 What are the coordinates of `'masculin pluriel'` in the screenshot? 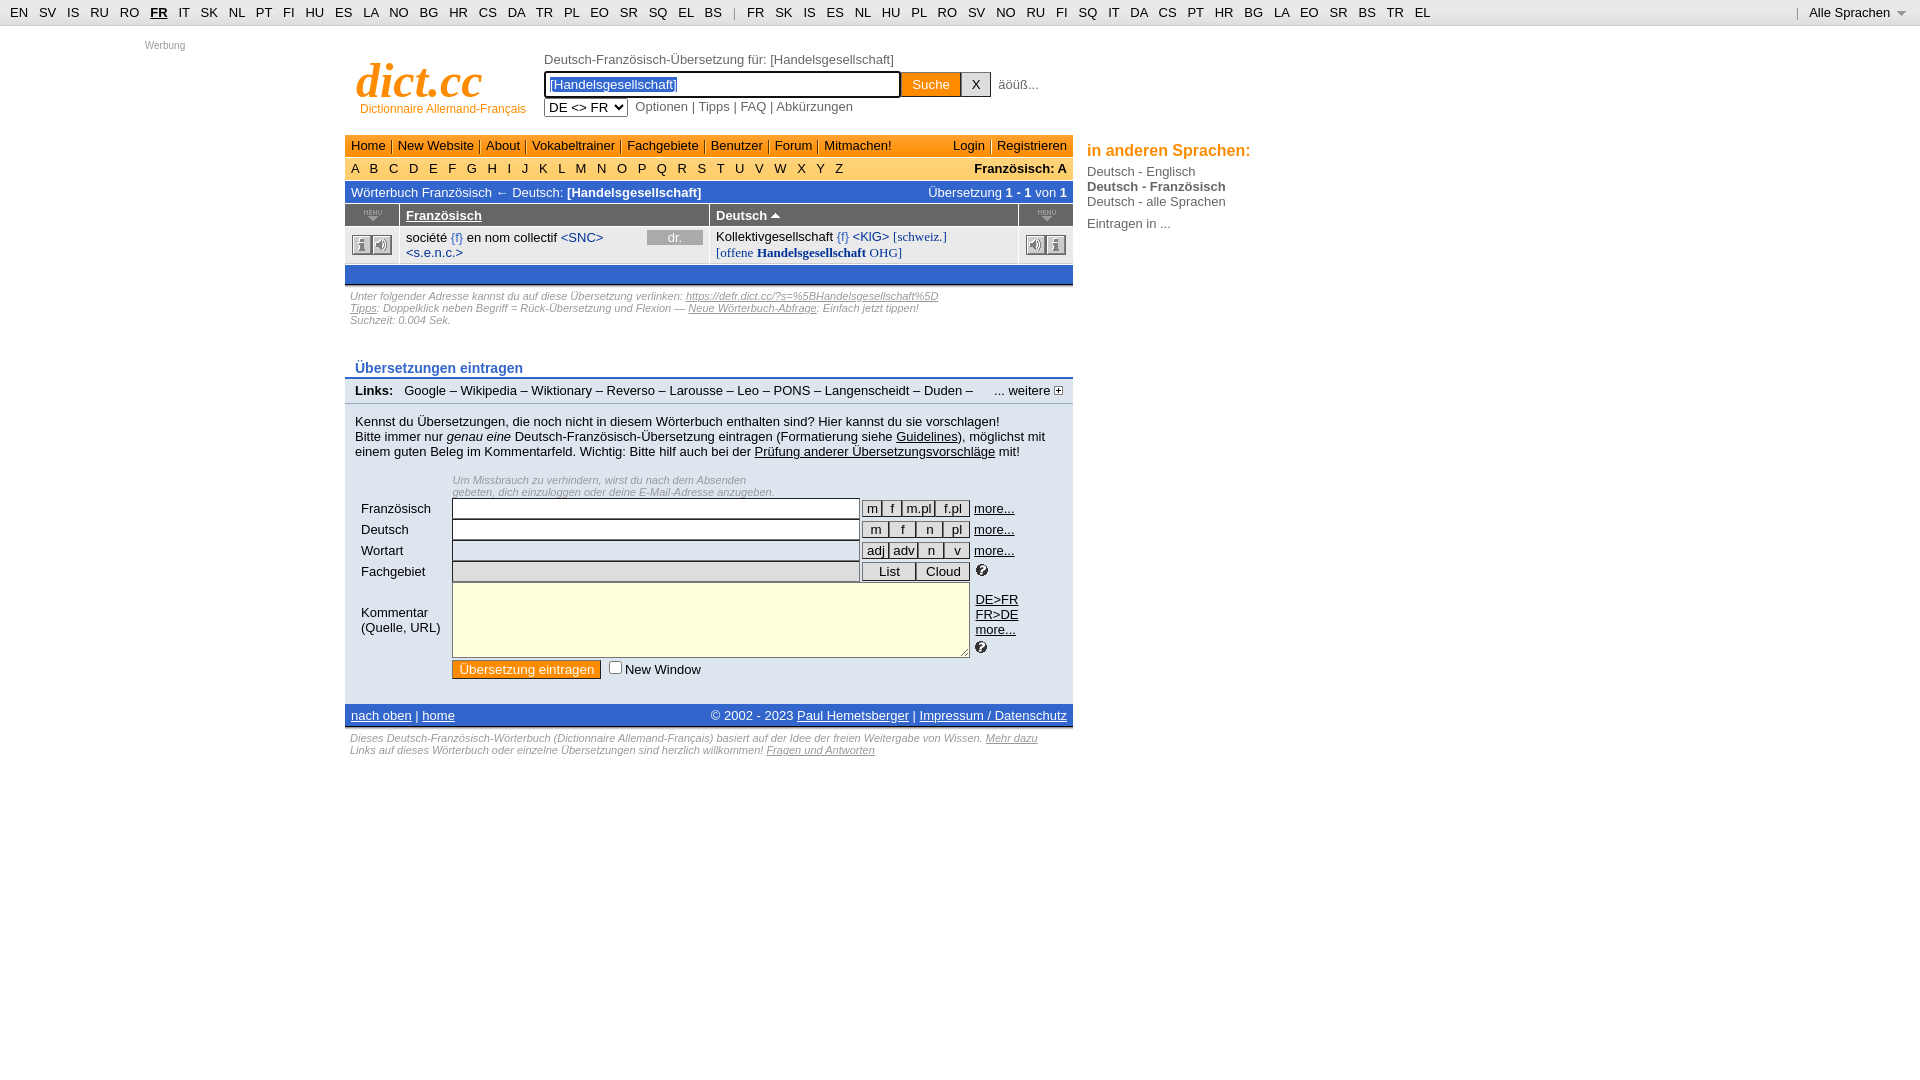 It's located at (901, 507).